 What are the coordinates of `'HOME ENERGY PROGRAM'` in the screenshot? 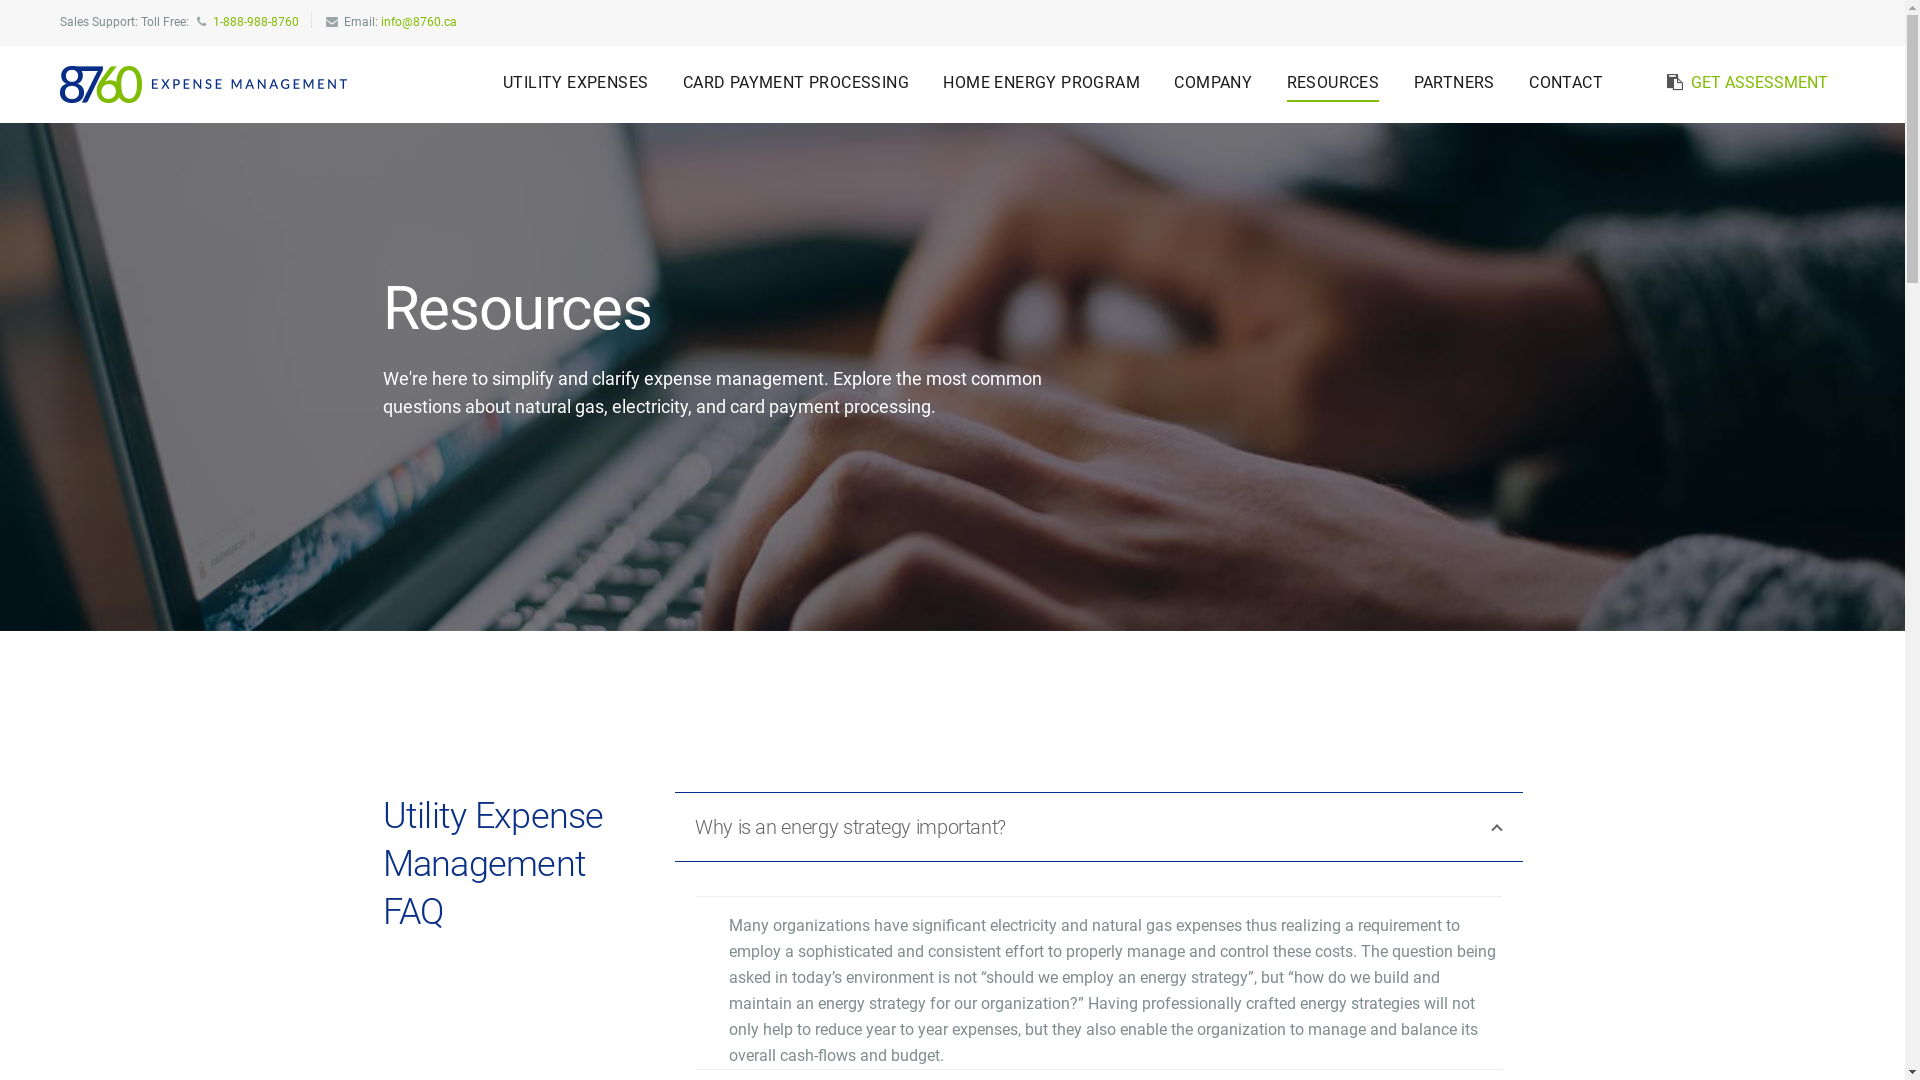 It's located at (1040, 82).